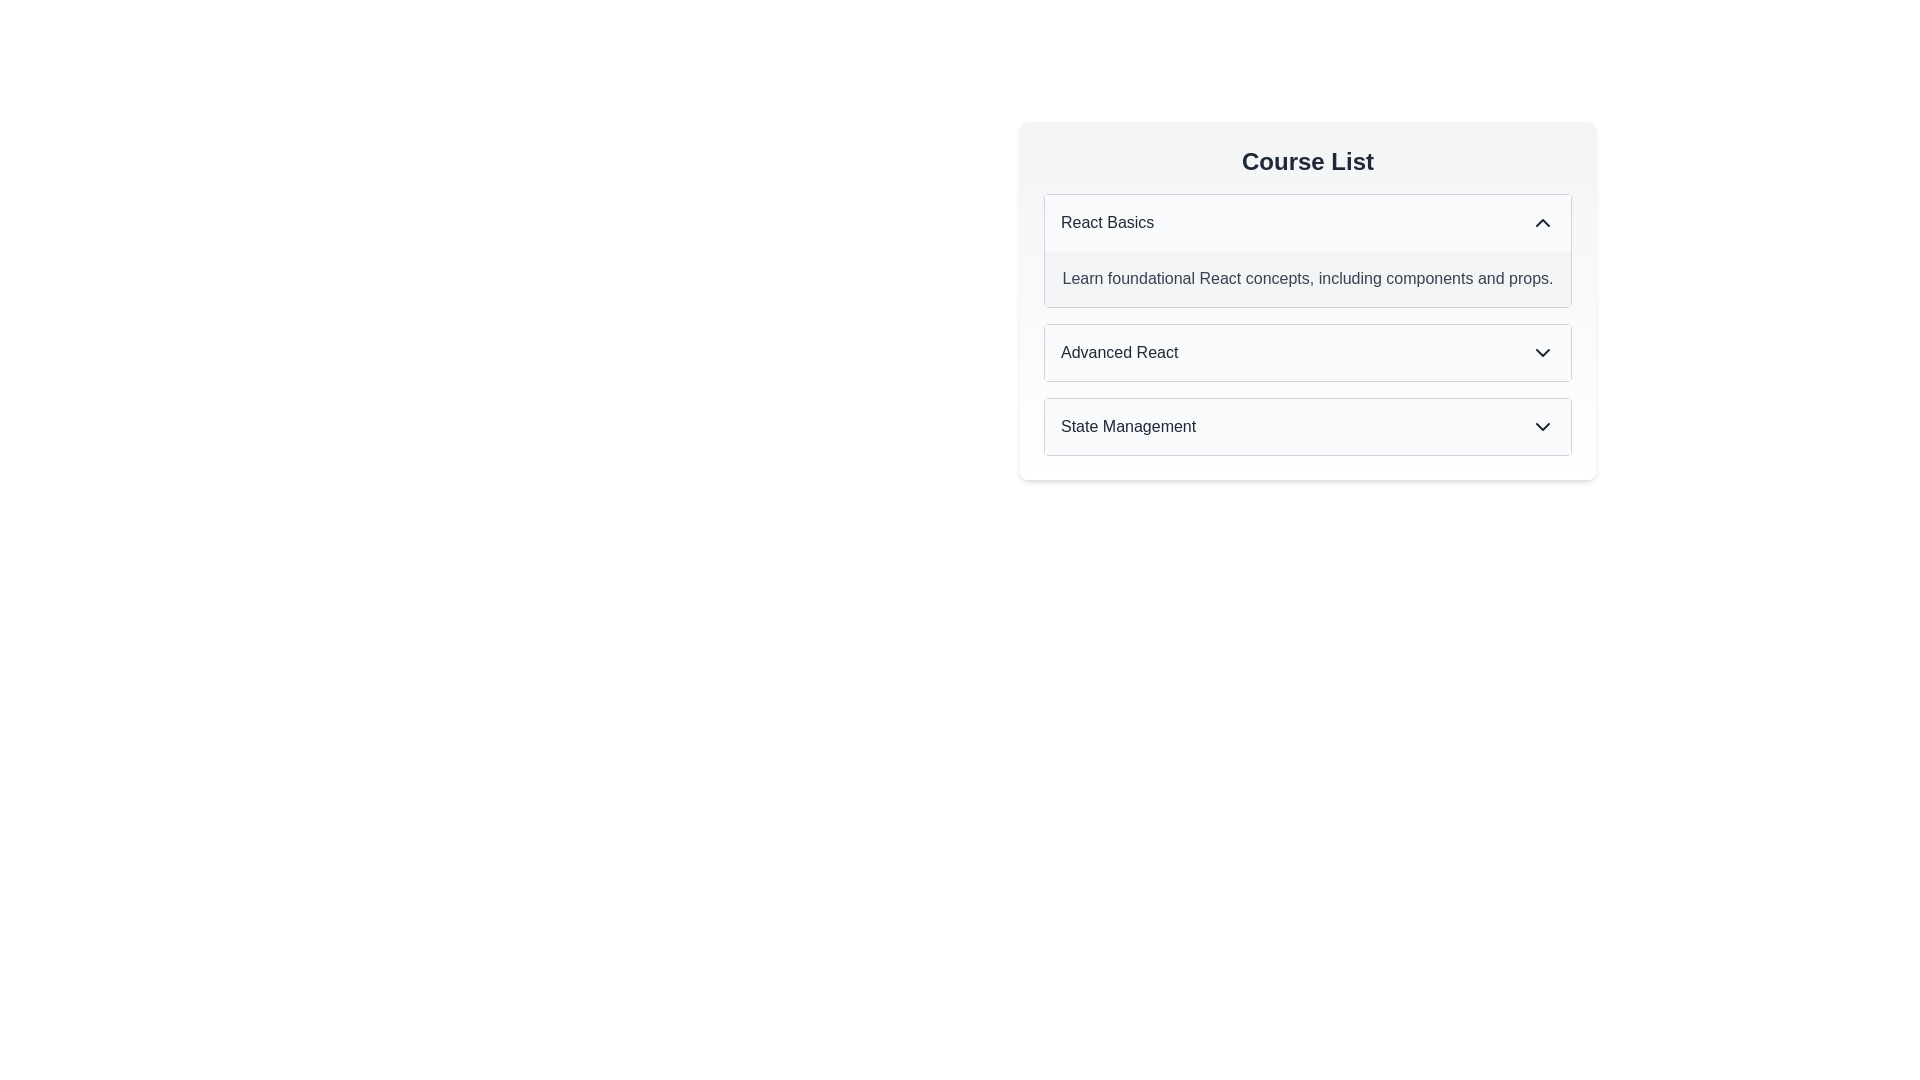 This screenshot has height=1080, width=1920. What do you see at coordinates (1118, 352) in the screenshot?
I see `the text label displaying 'Advanced React'` at bounding box center [1118, 352].